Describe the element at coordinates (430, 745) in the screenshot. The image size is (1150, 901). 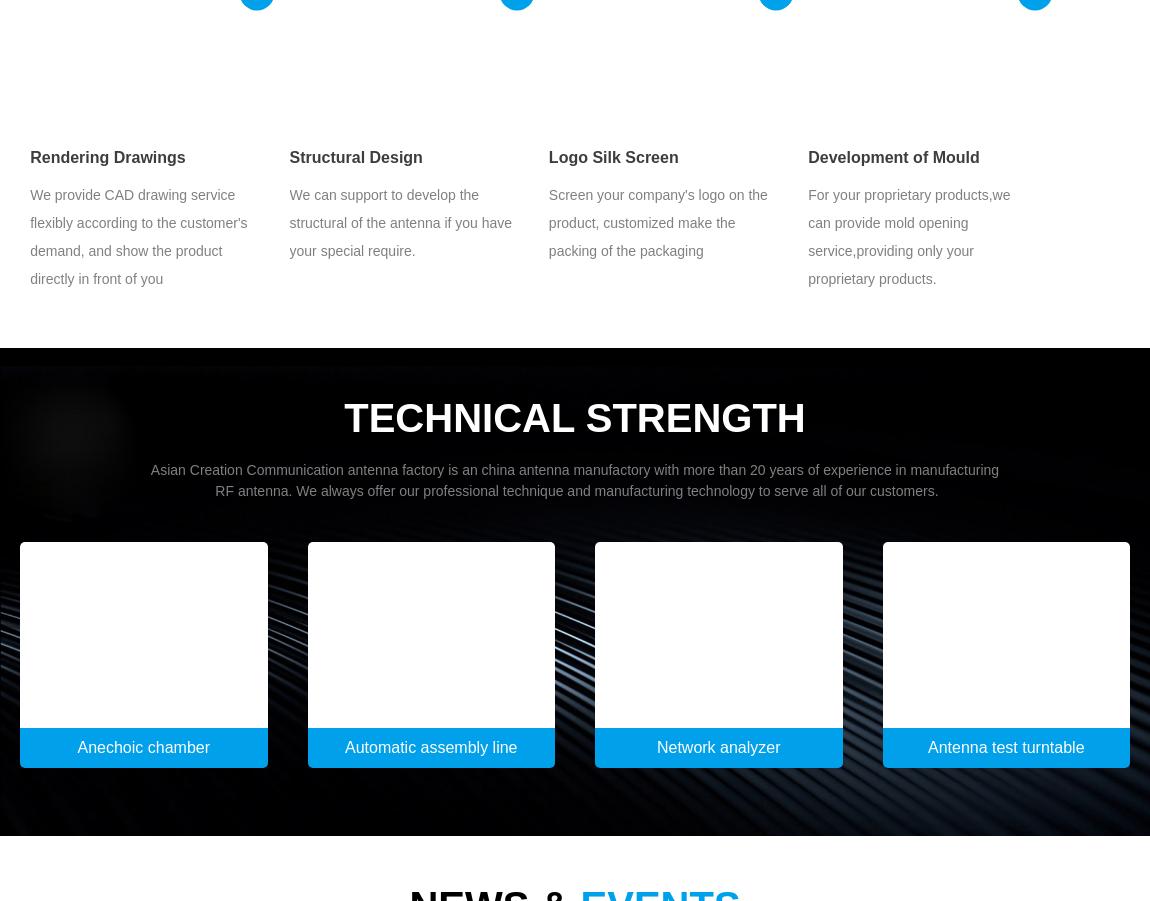
I see `'Automatic assembly line'` at that location.